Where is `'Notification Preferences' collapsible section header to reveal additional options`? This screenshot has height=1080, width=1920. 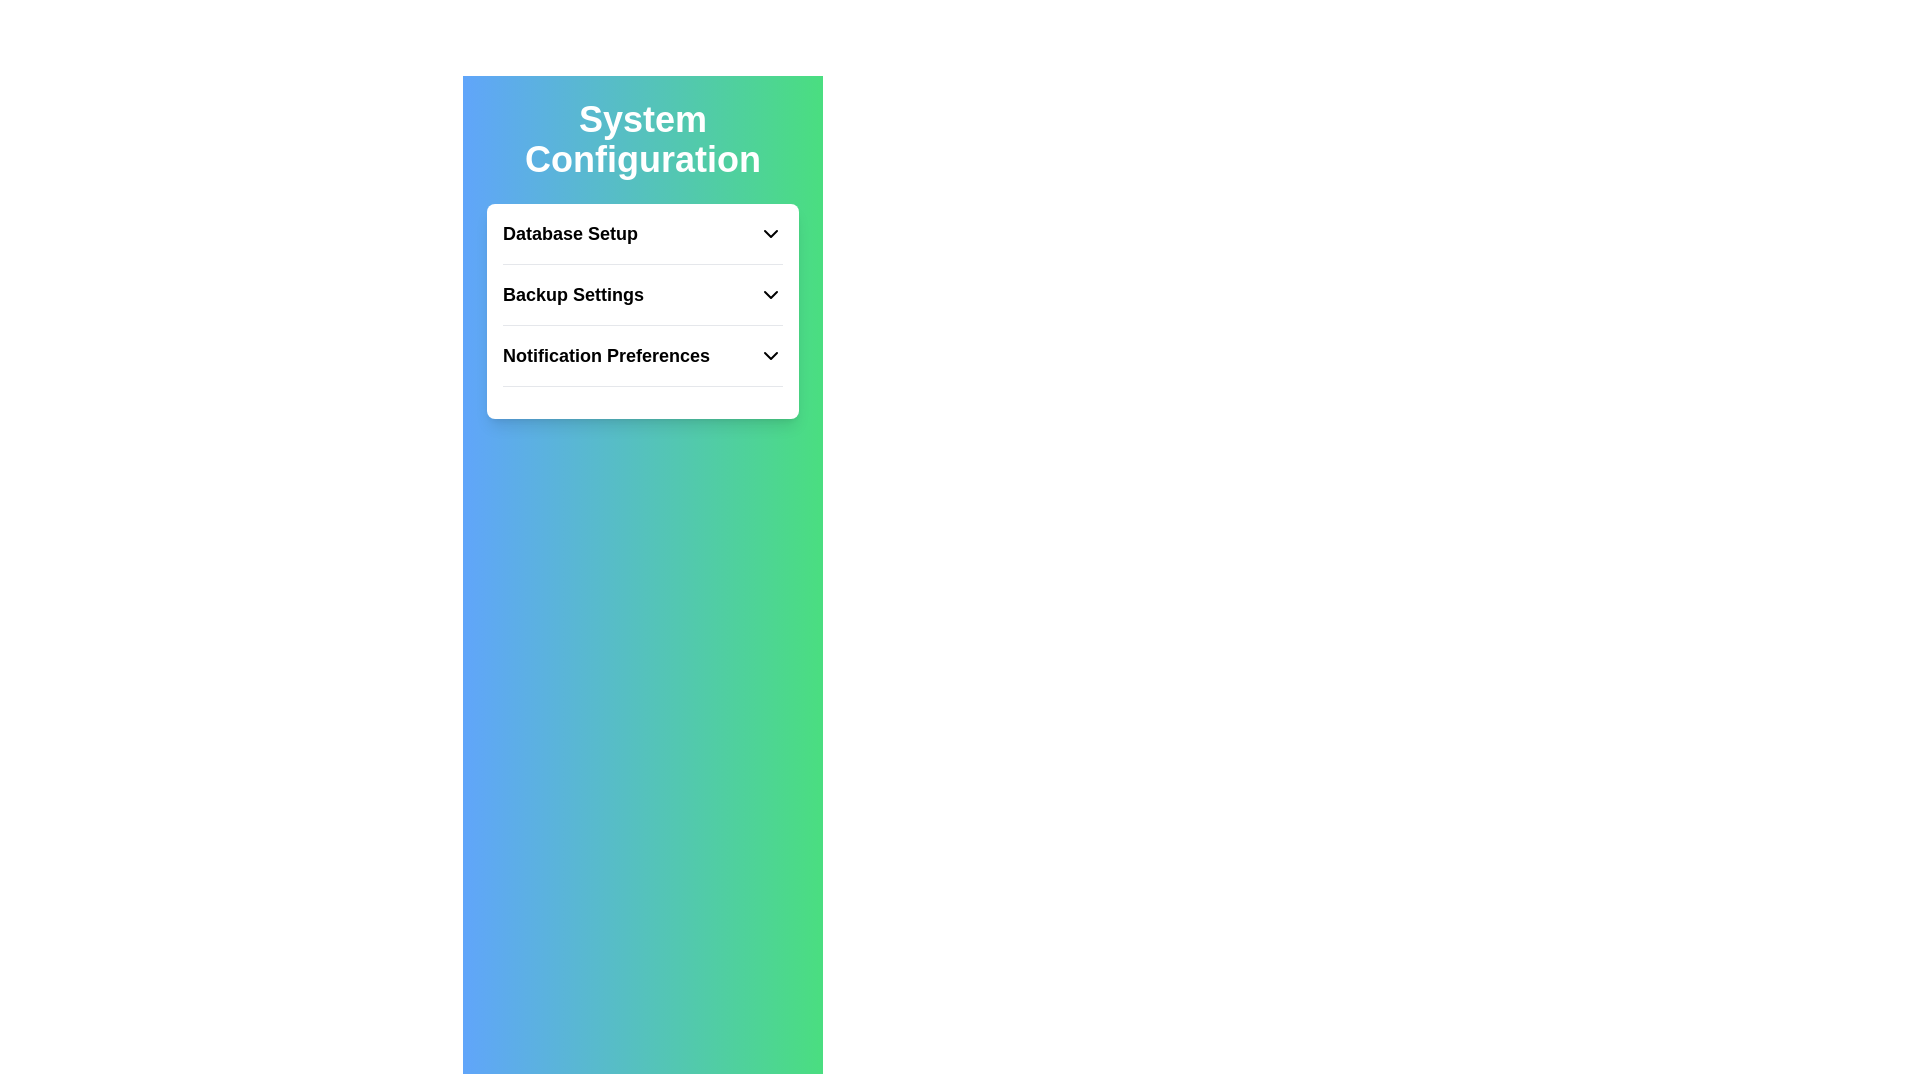
'Notification Preferences' collapsible section header to reveal additional options is located at coordinates (643, 354).